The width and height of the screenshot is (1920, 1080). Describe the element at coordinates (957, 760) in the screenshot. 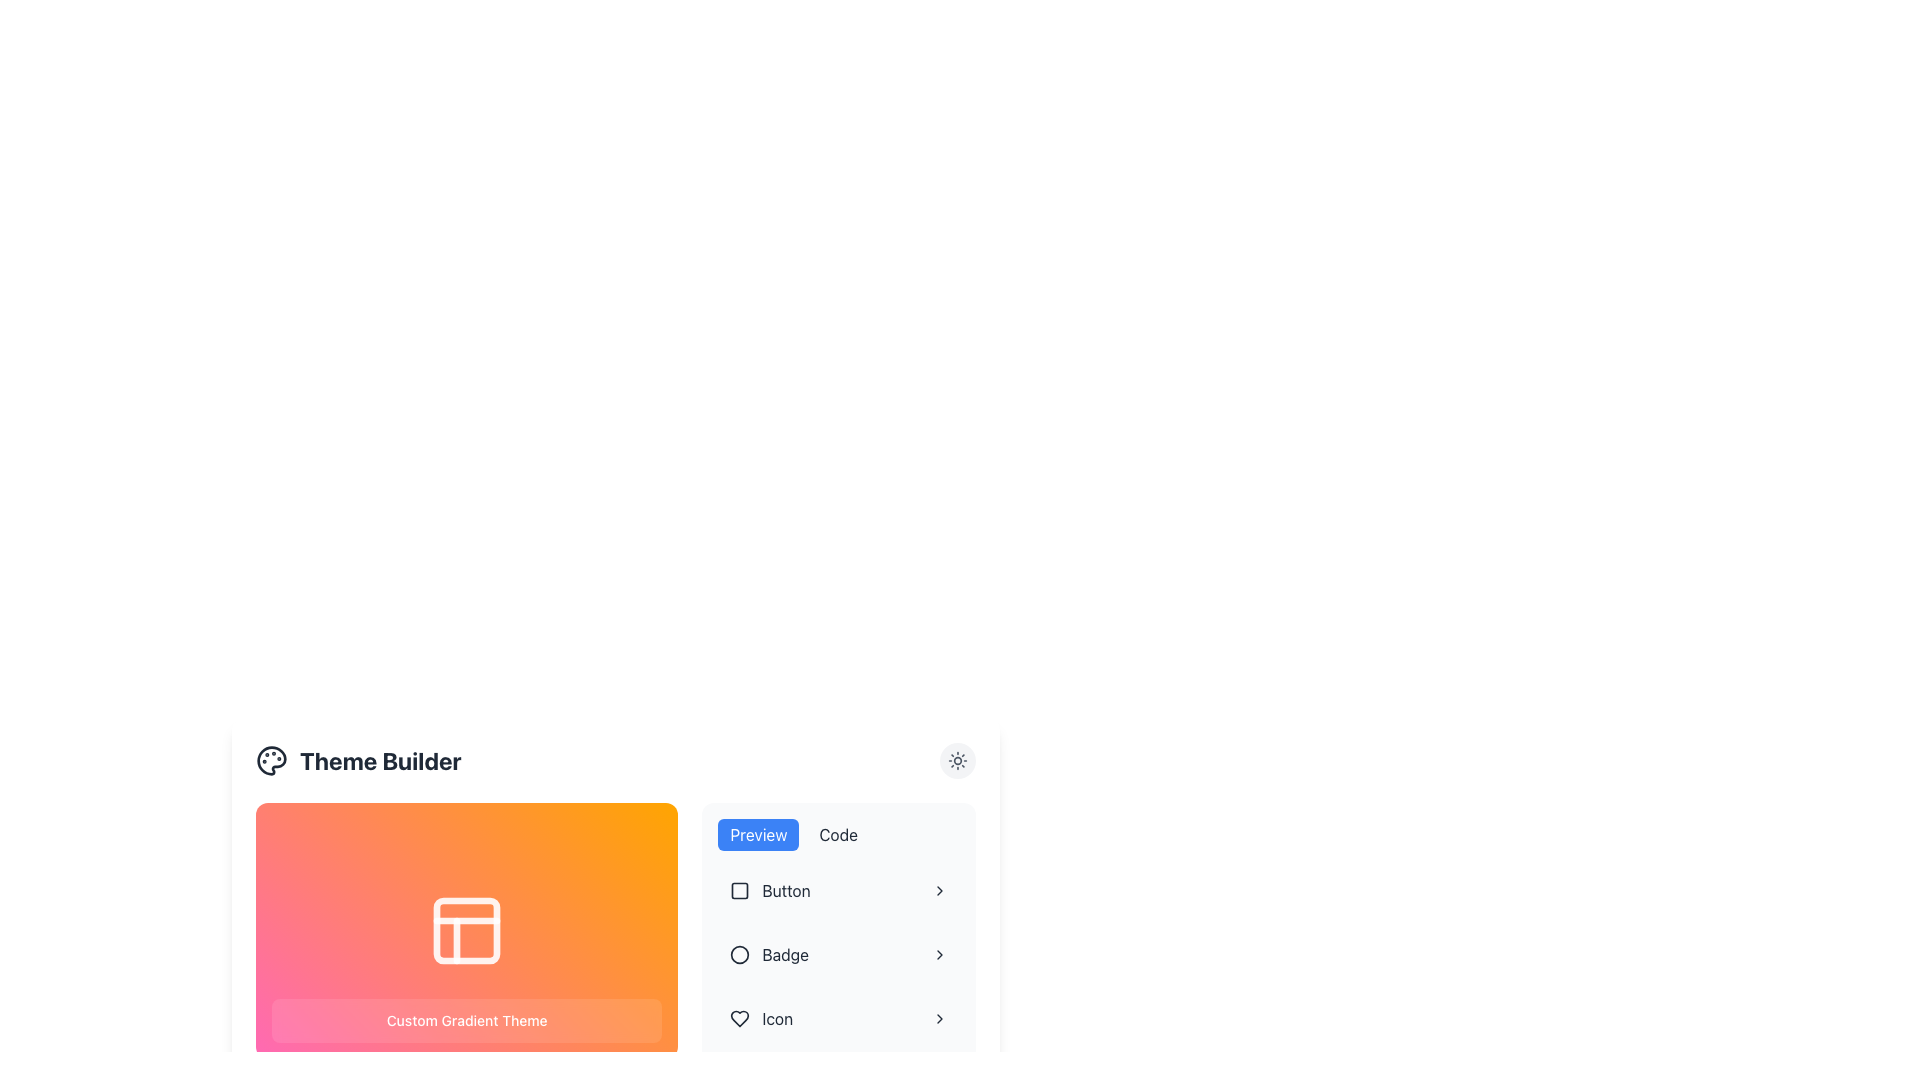

I see `the simplistic sun-like icon located at the center of the circular button with a light gray background in the upper-right corner of the UI` at that location.